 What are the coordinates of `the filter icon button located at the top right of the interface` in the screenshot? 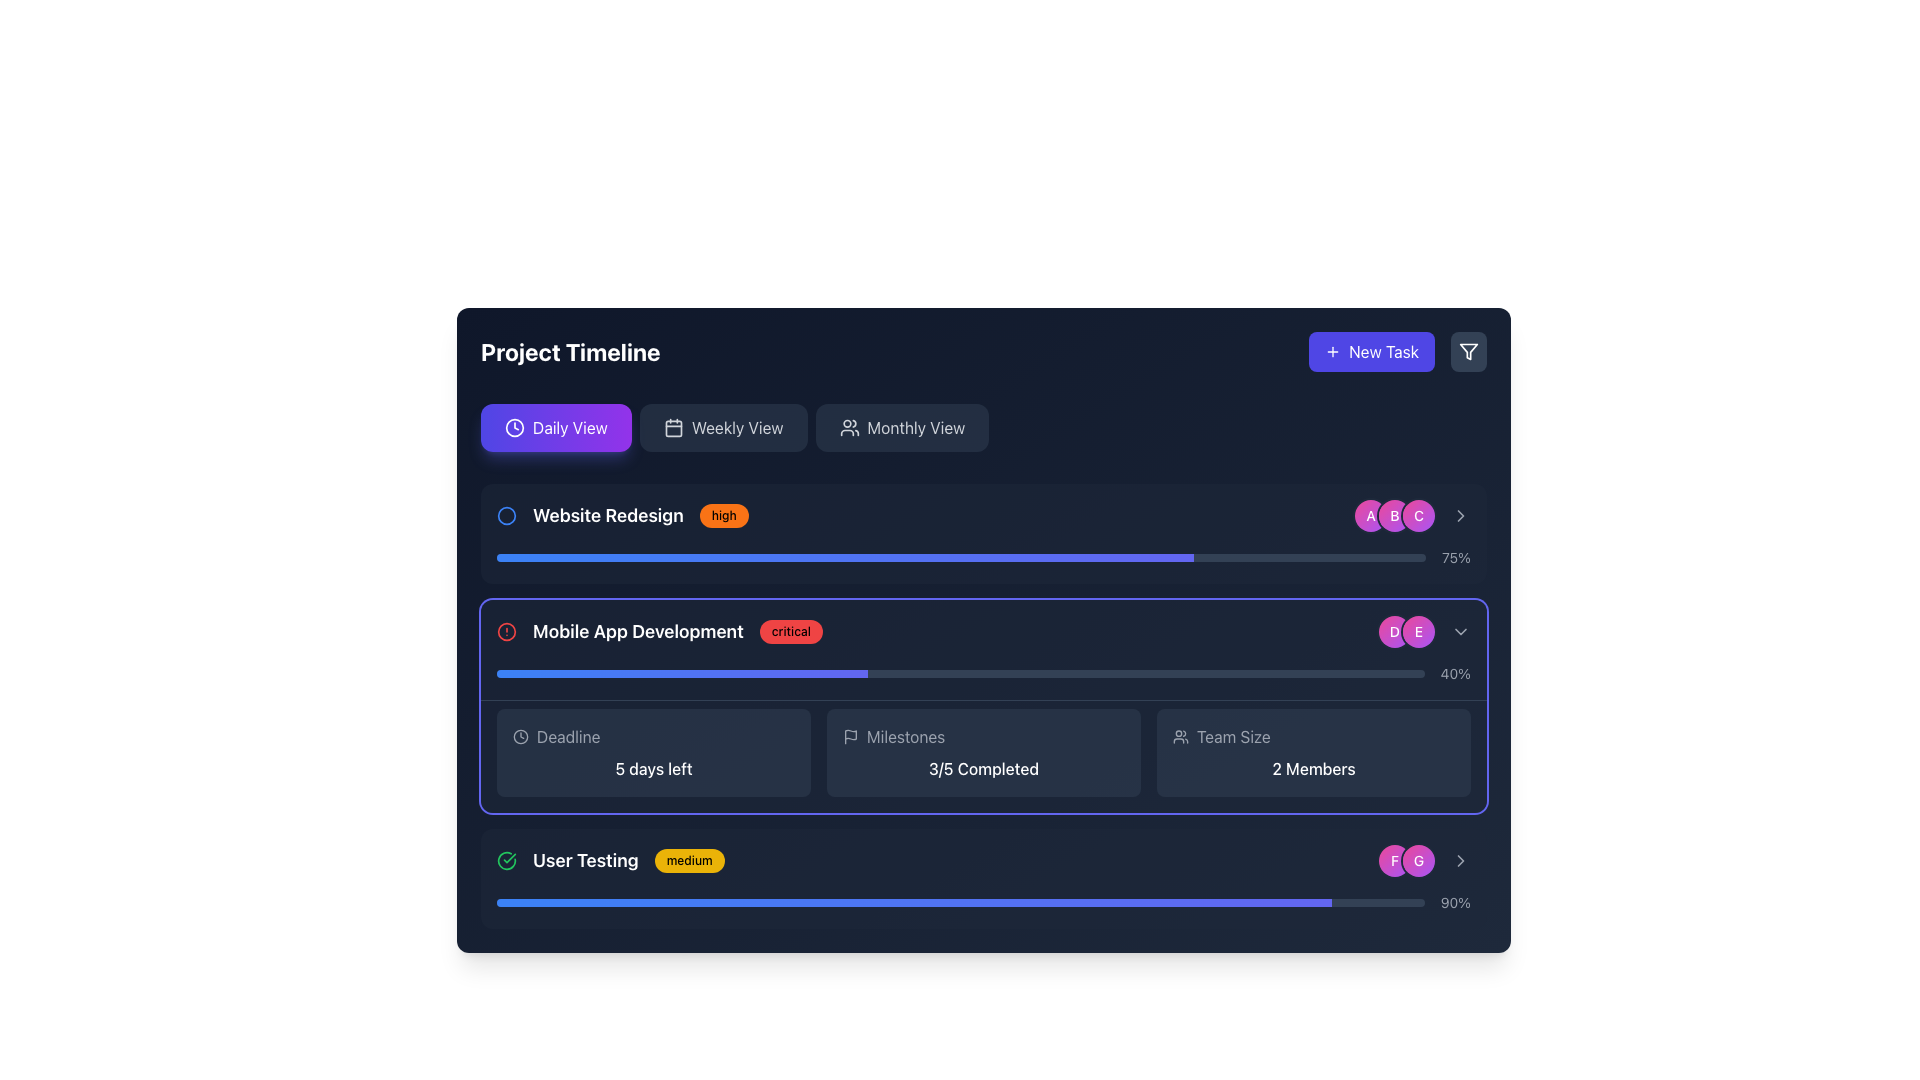 It's located at (1468, 350).